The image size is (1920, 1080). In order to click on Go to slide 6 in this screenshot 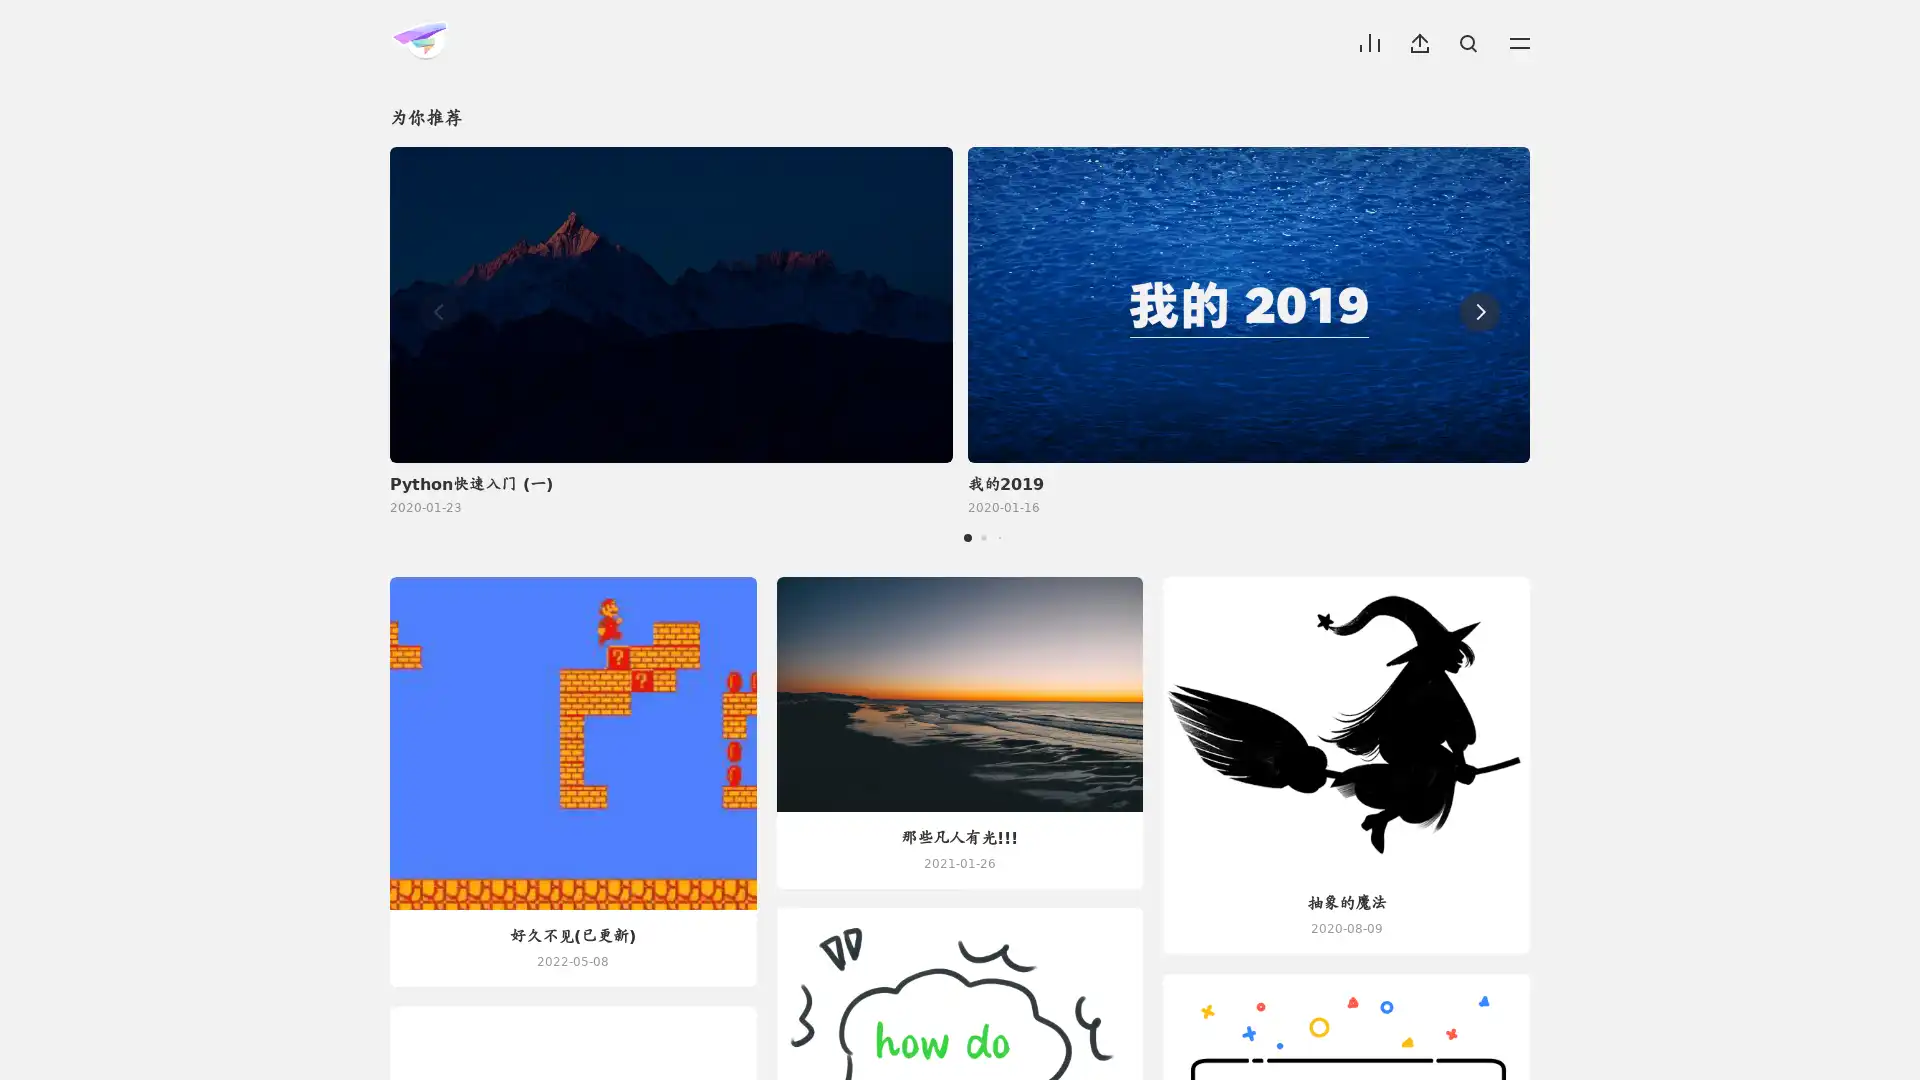, I will do `click(1045, 536)`.